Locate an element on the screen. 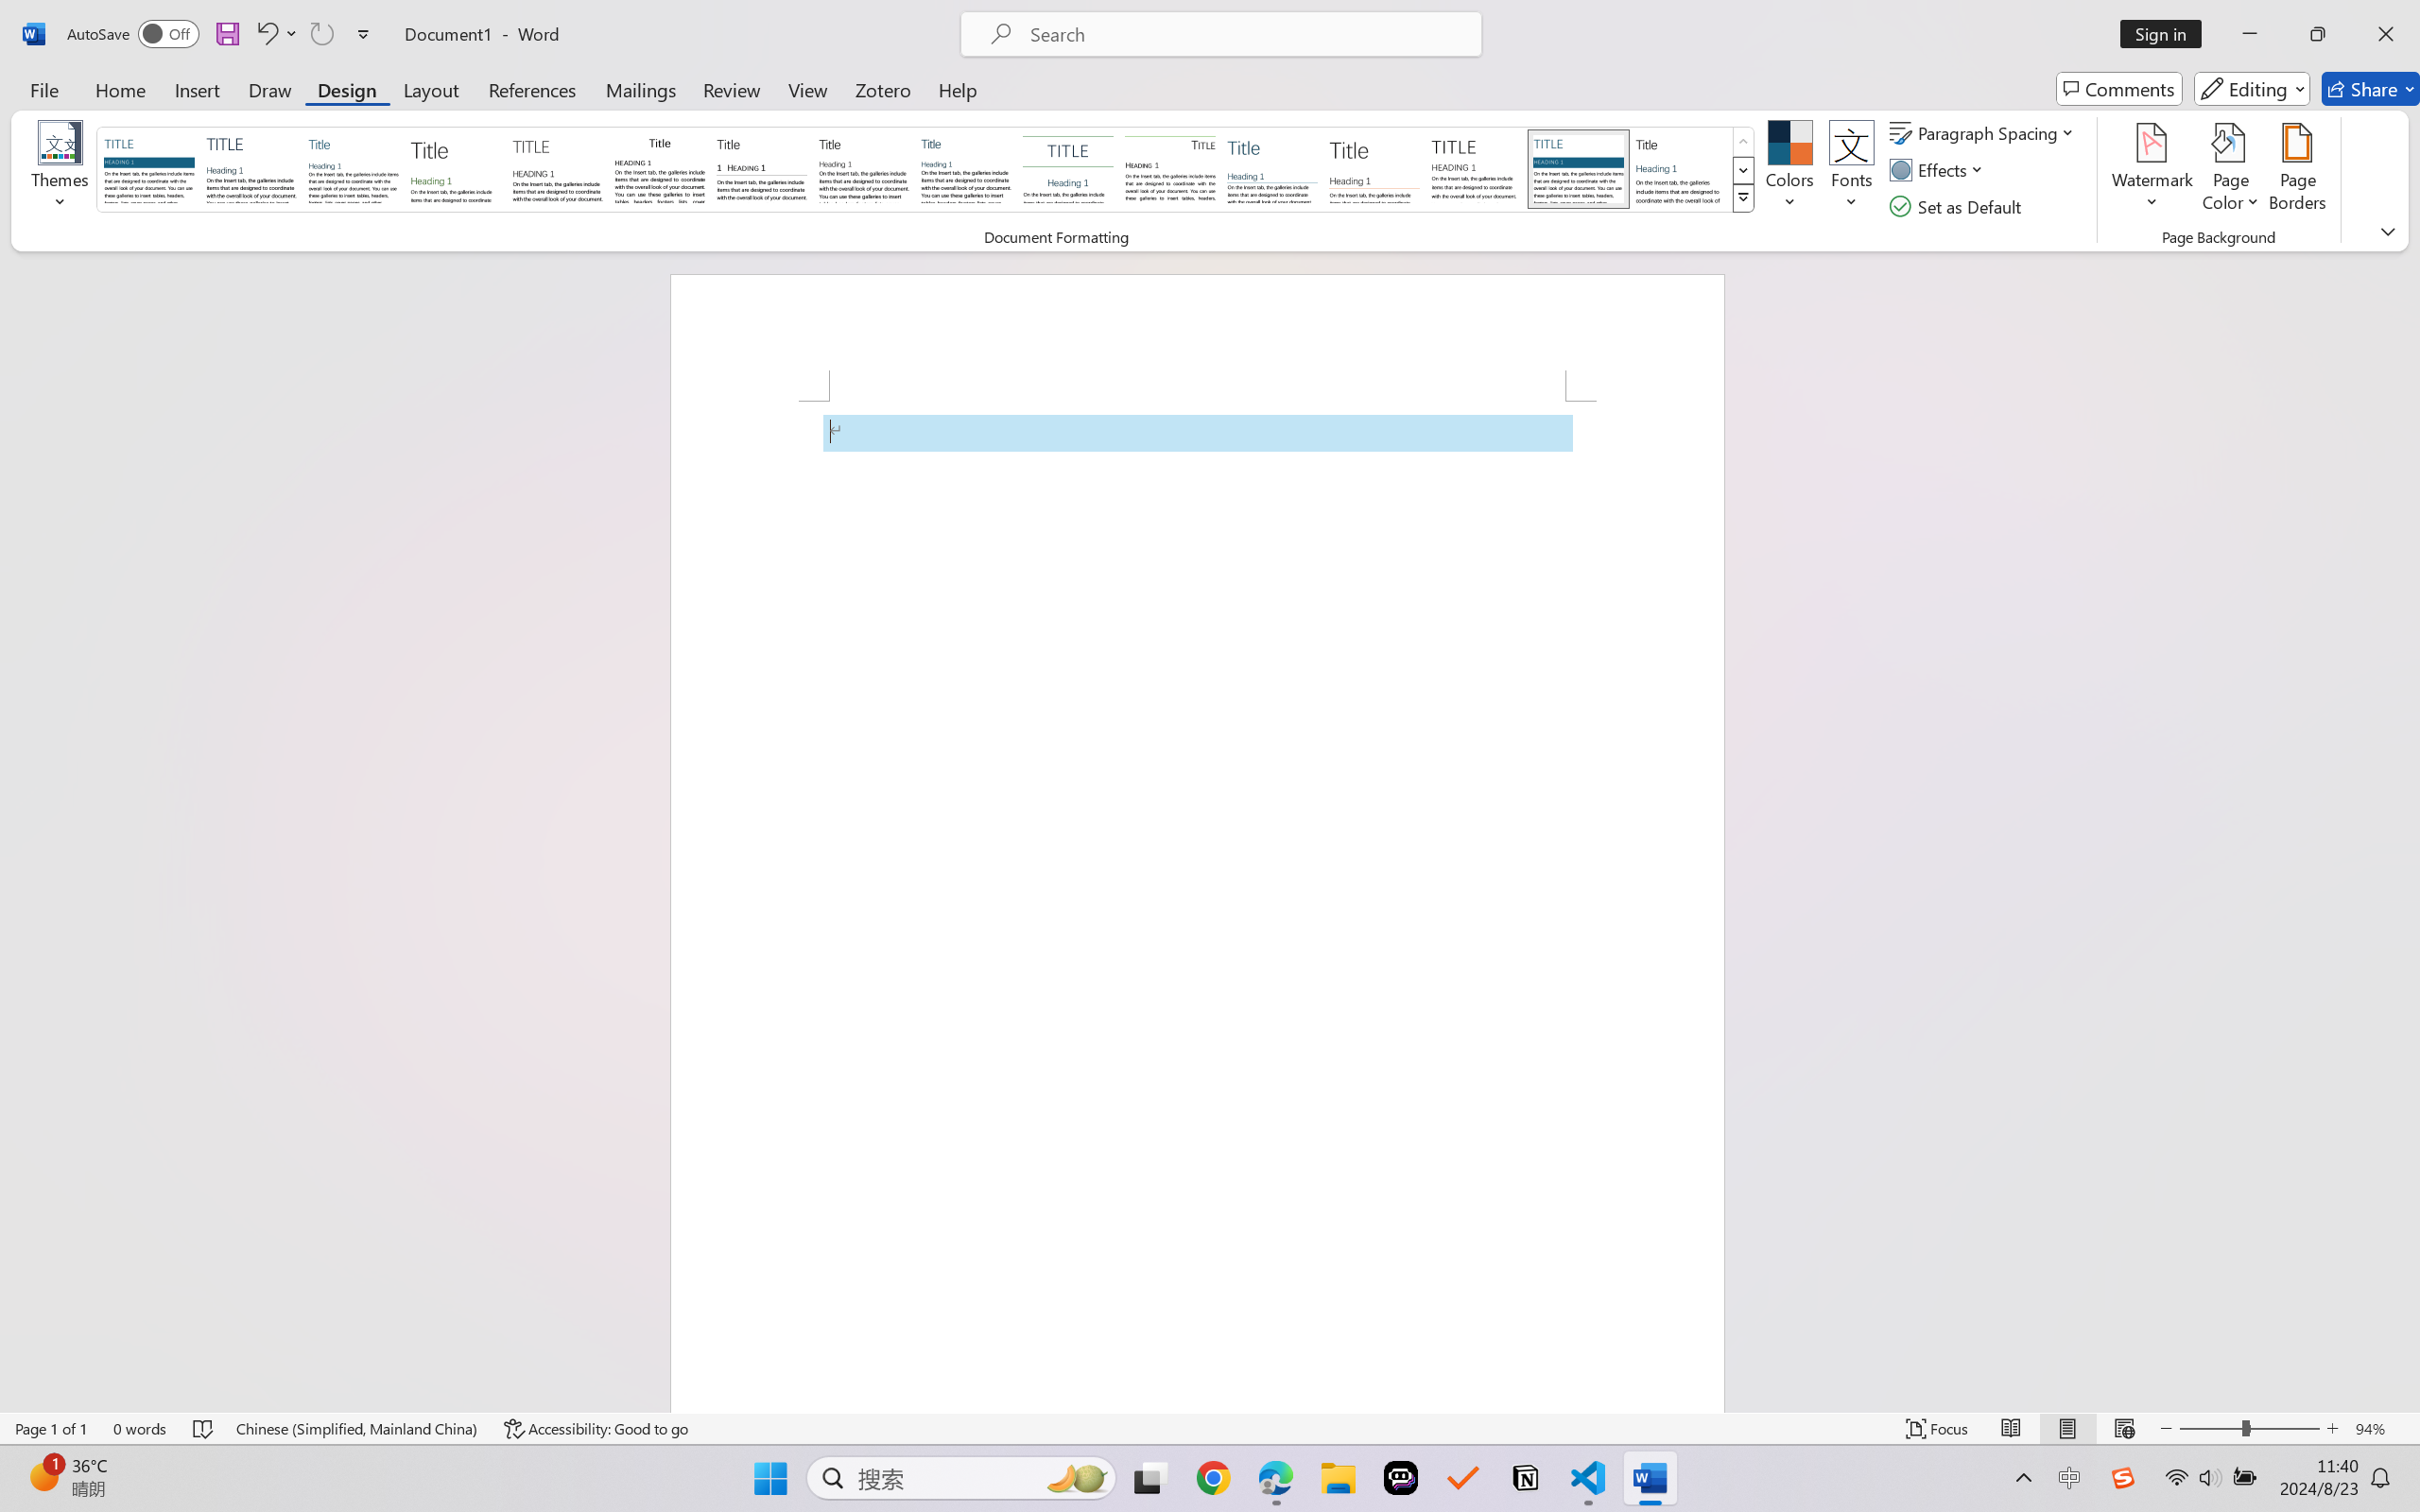 Image resolution: width=2420 pixels, height=1512 pixels. 'Editing' is located at coordinates (2253, 88).